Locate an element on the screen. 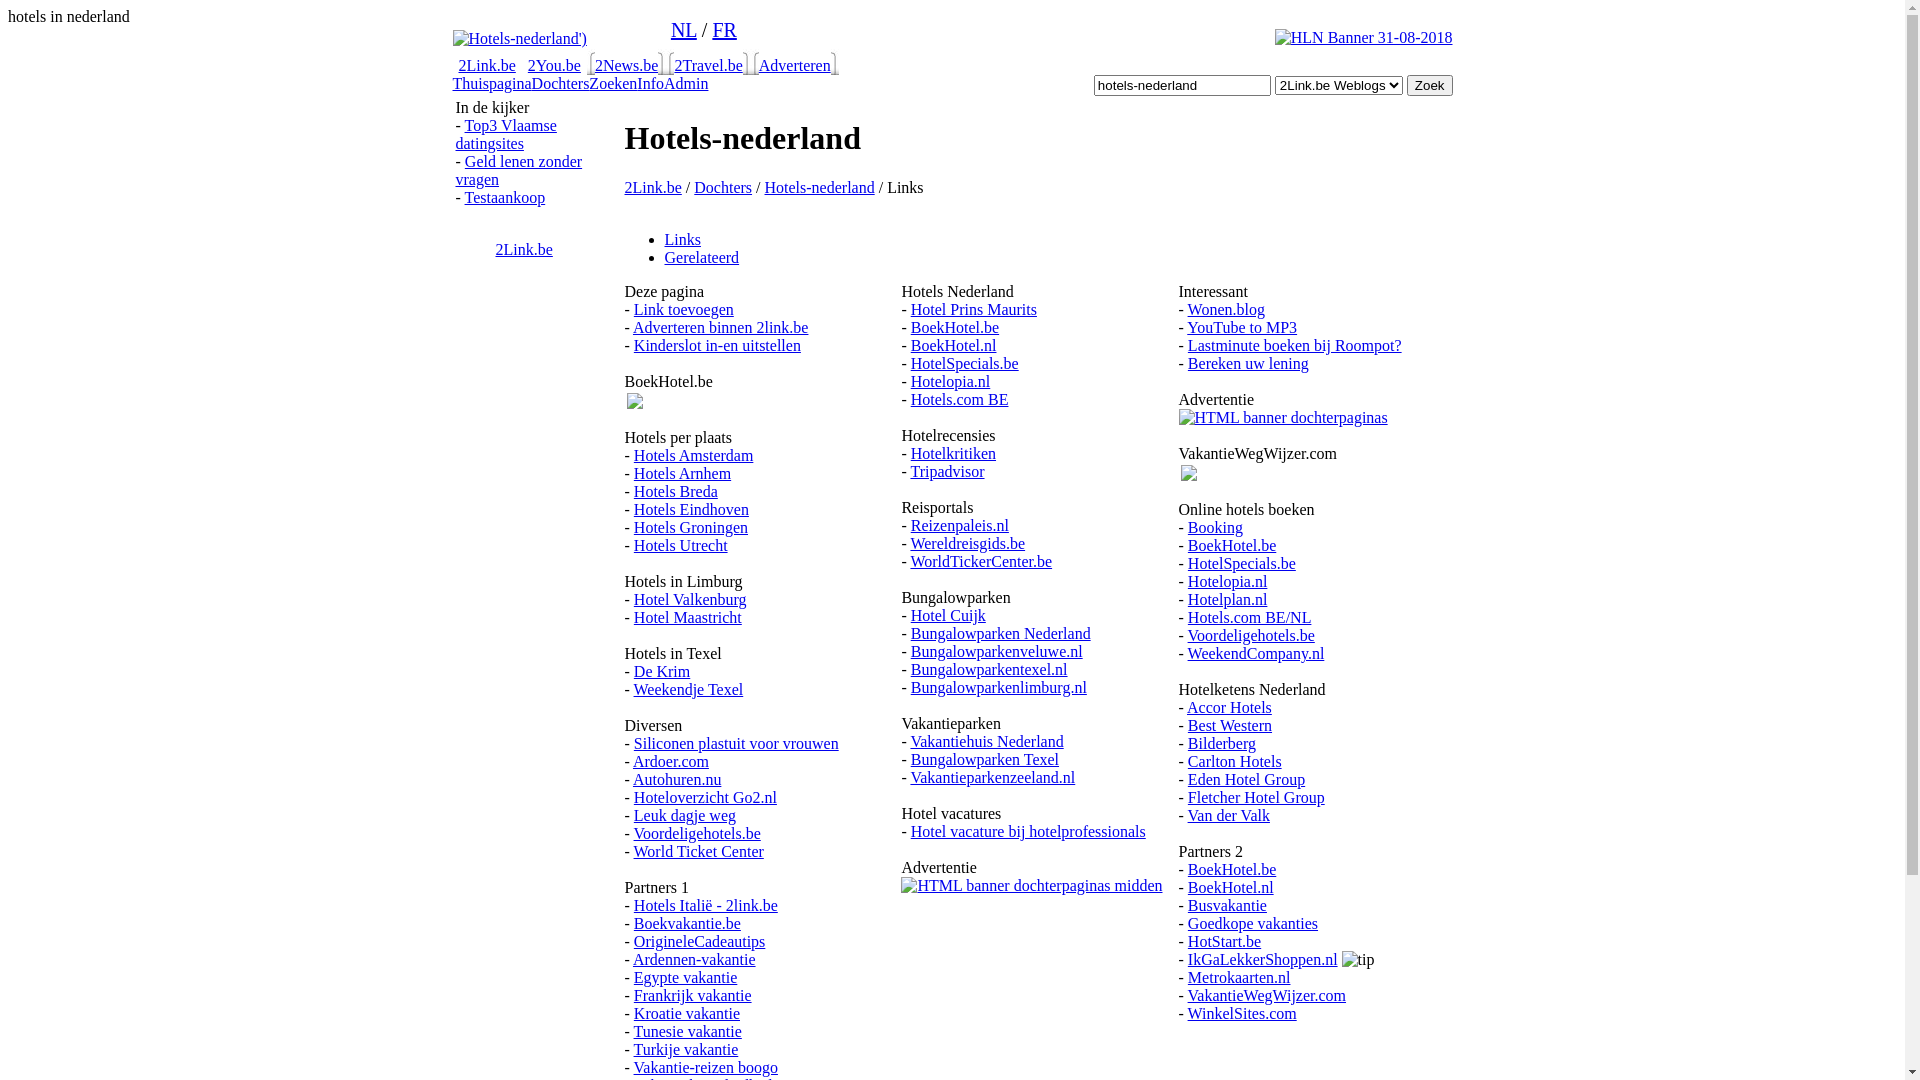 This screenshot has width=1920, height=1080. 'Hotel Maastricht' is located at coordinates (632, 616).